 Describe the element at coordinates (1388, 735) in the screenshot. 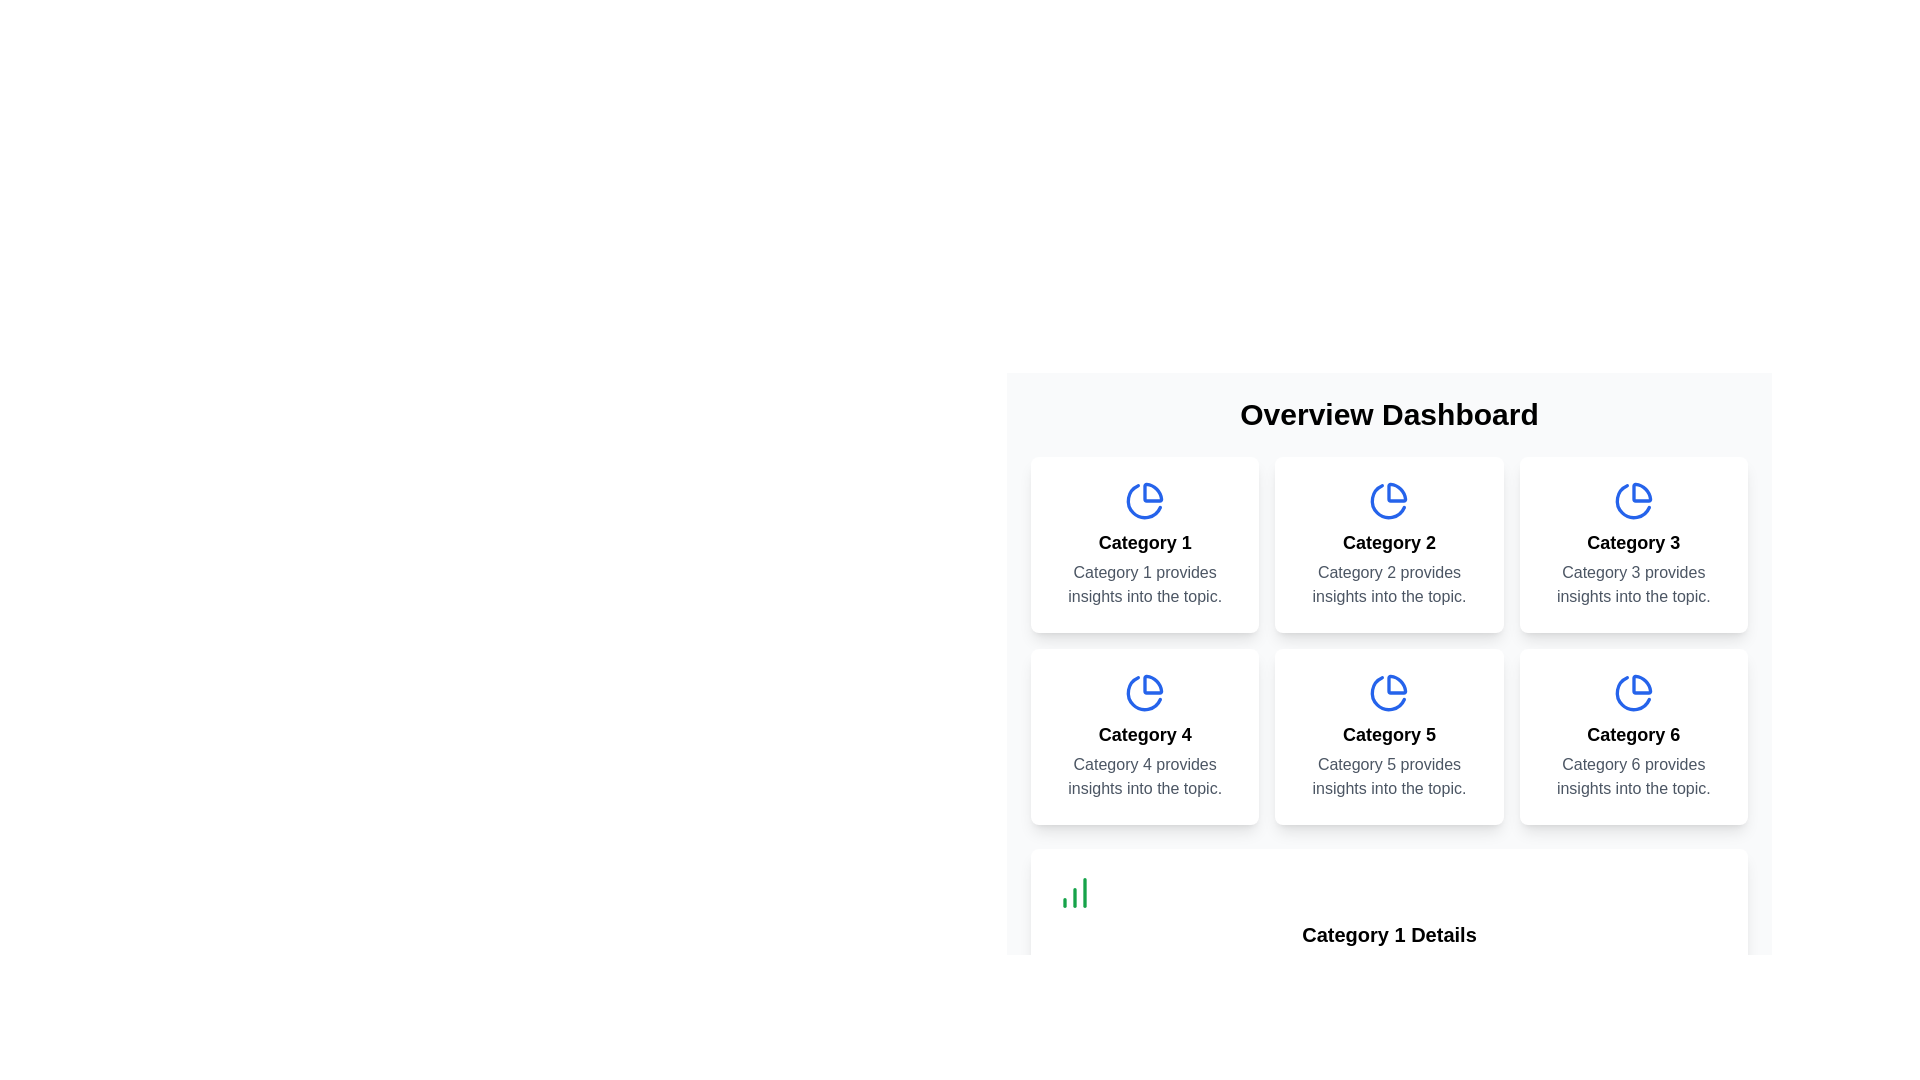

I see `the Text Label that serves as a title for the topic 'Category 5' located in the second row, second column of the grid in the Overview Dashboard section` at that location.